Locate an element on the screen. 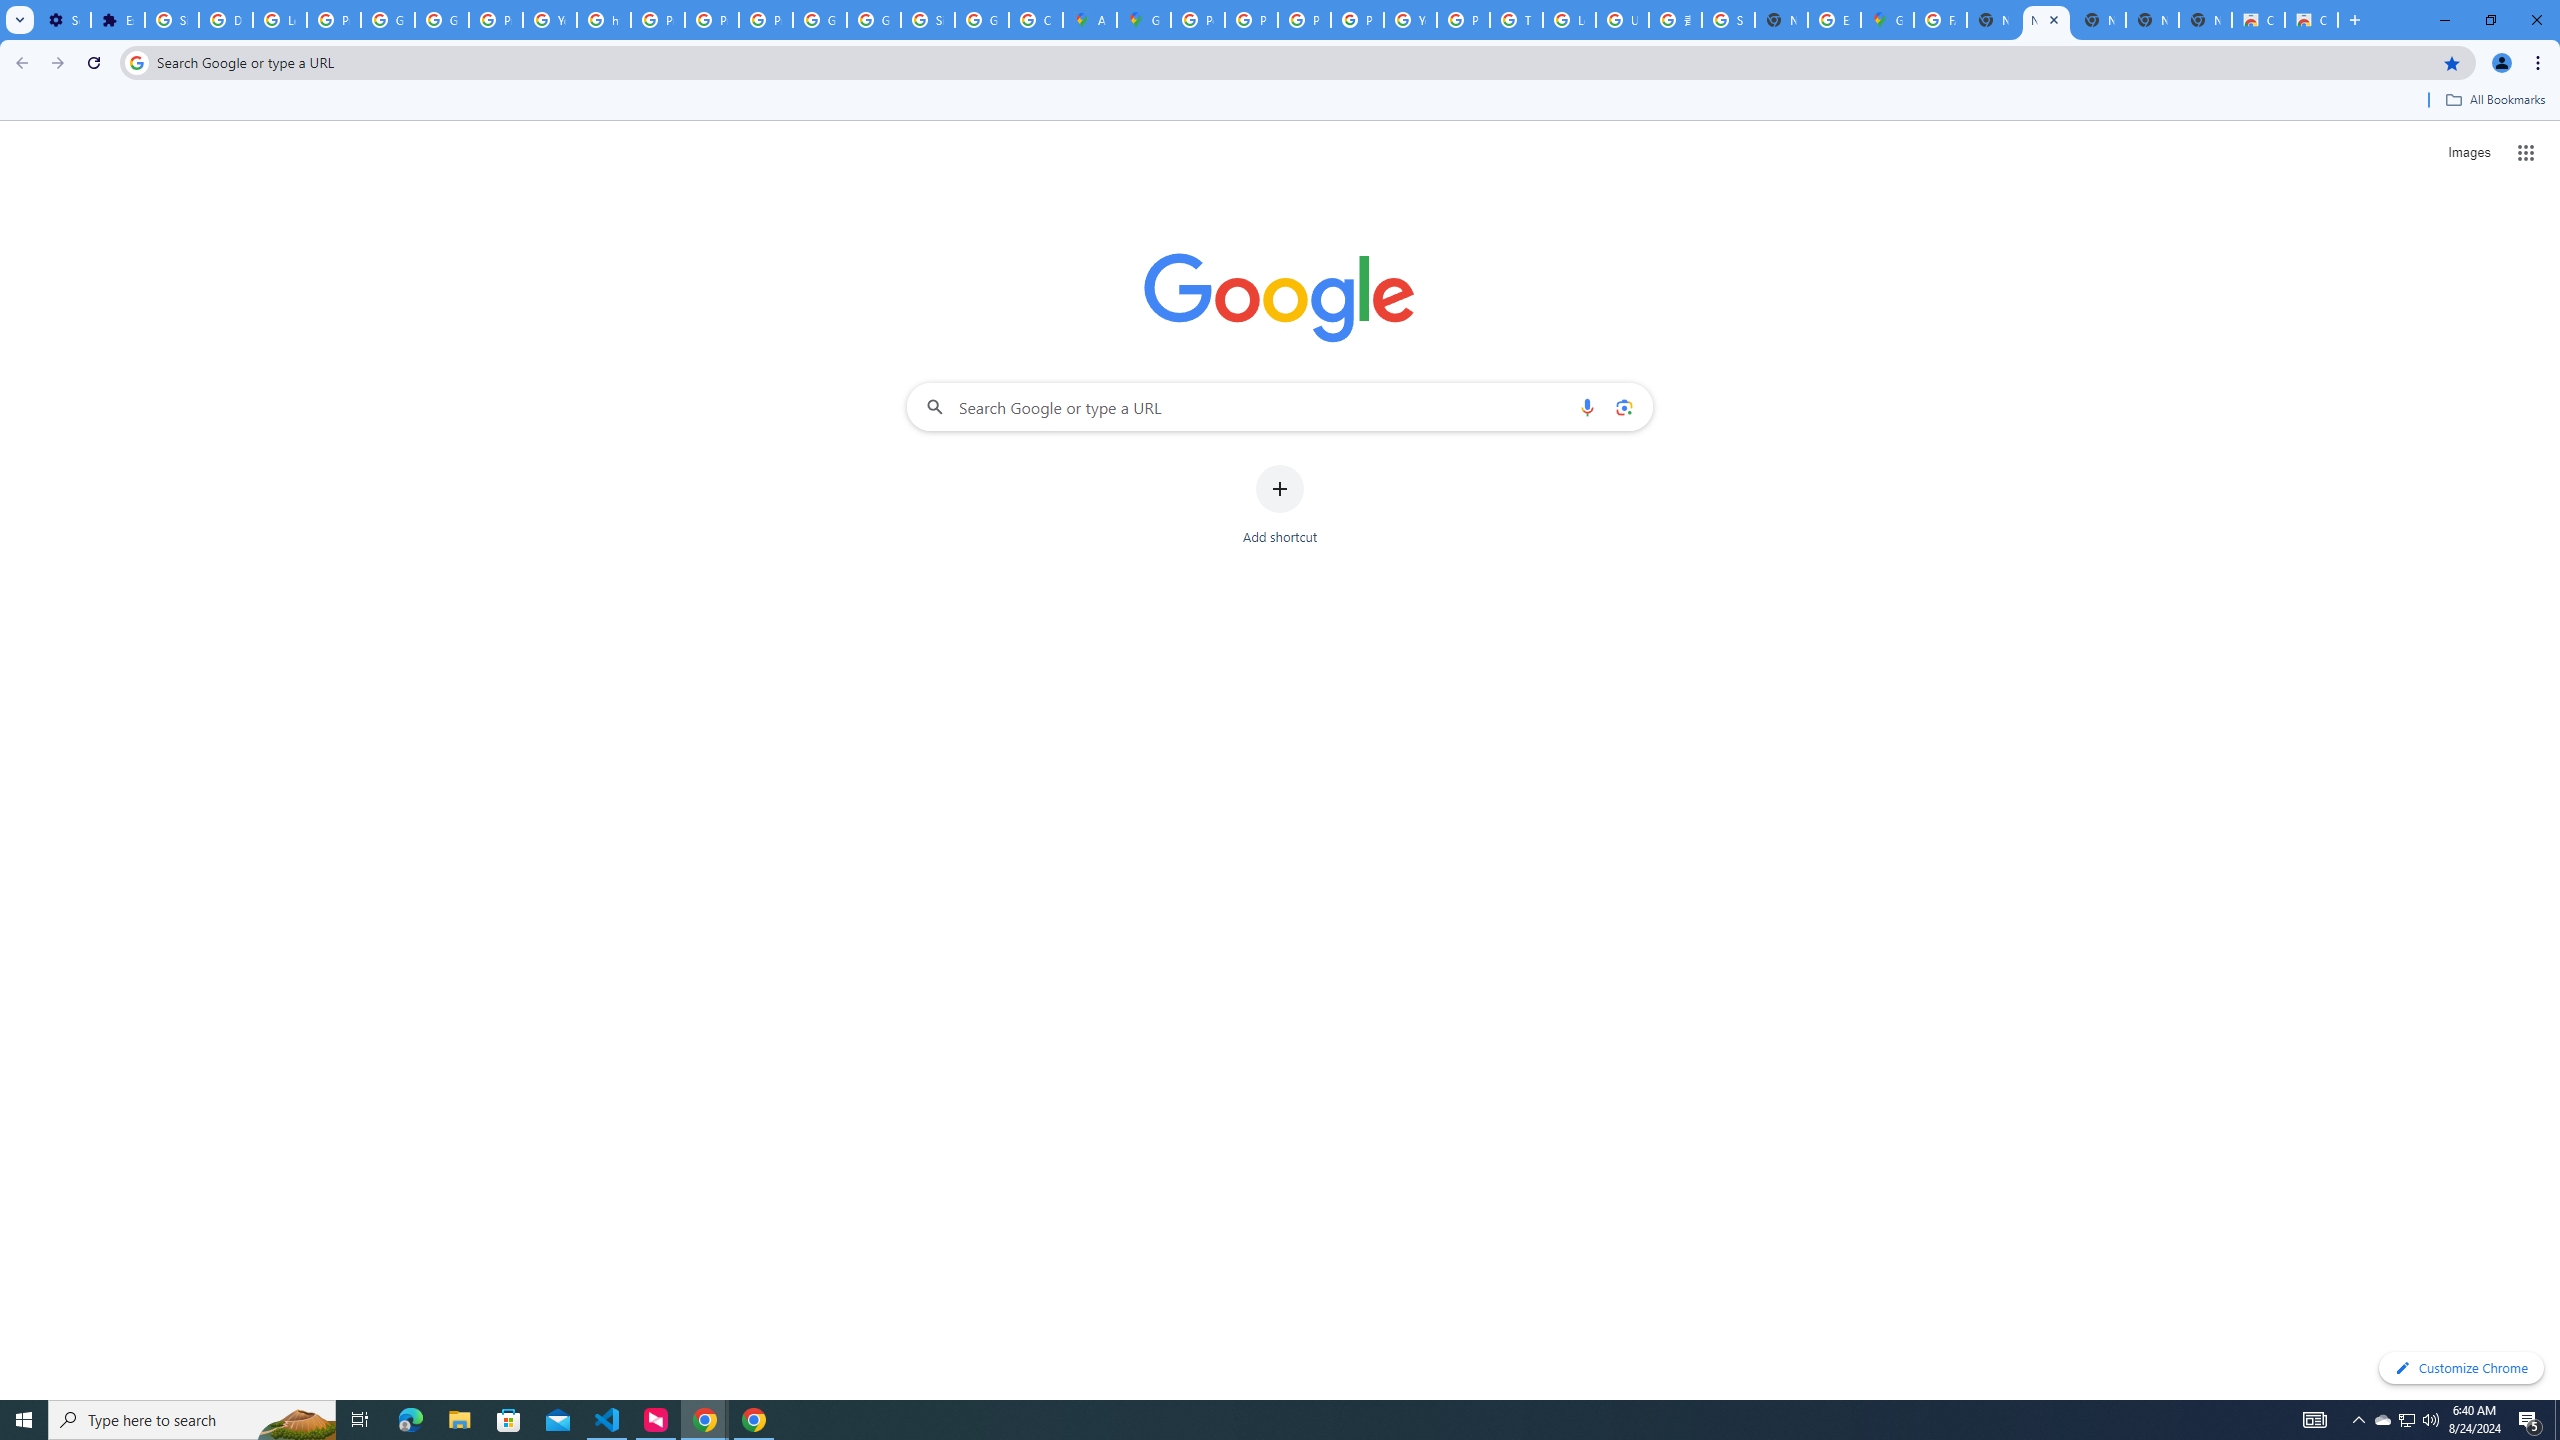 The width and height of the screenshot is (2560, 1440). 'Policy Accountability and Transparency - Transparency Center' is located at coordinates (1198, 19).